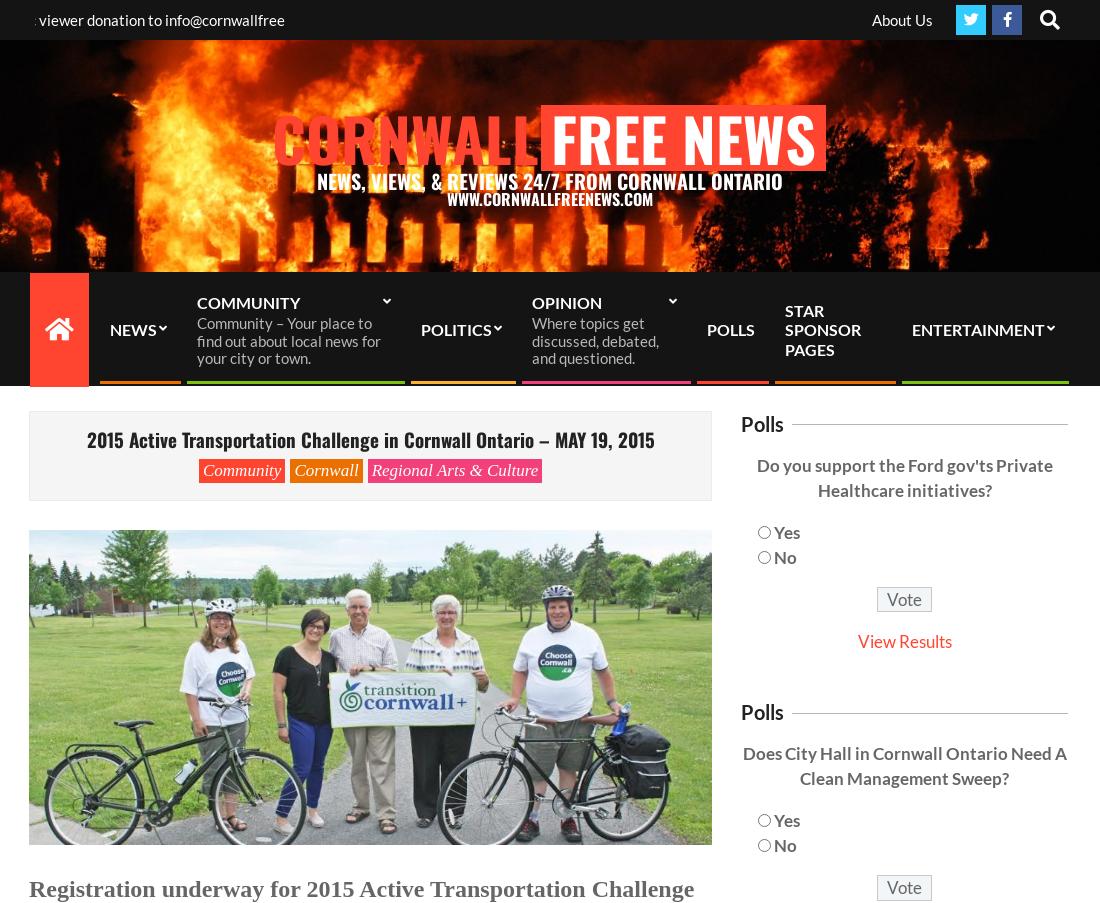  I want to click on 'About Us', so click(902, 17).